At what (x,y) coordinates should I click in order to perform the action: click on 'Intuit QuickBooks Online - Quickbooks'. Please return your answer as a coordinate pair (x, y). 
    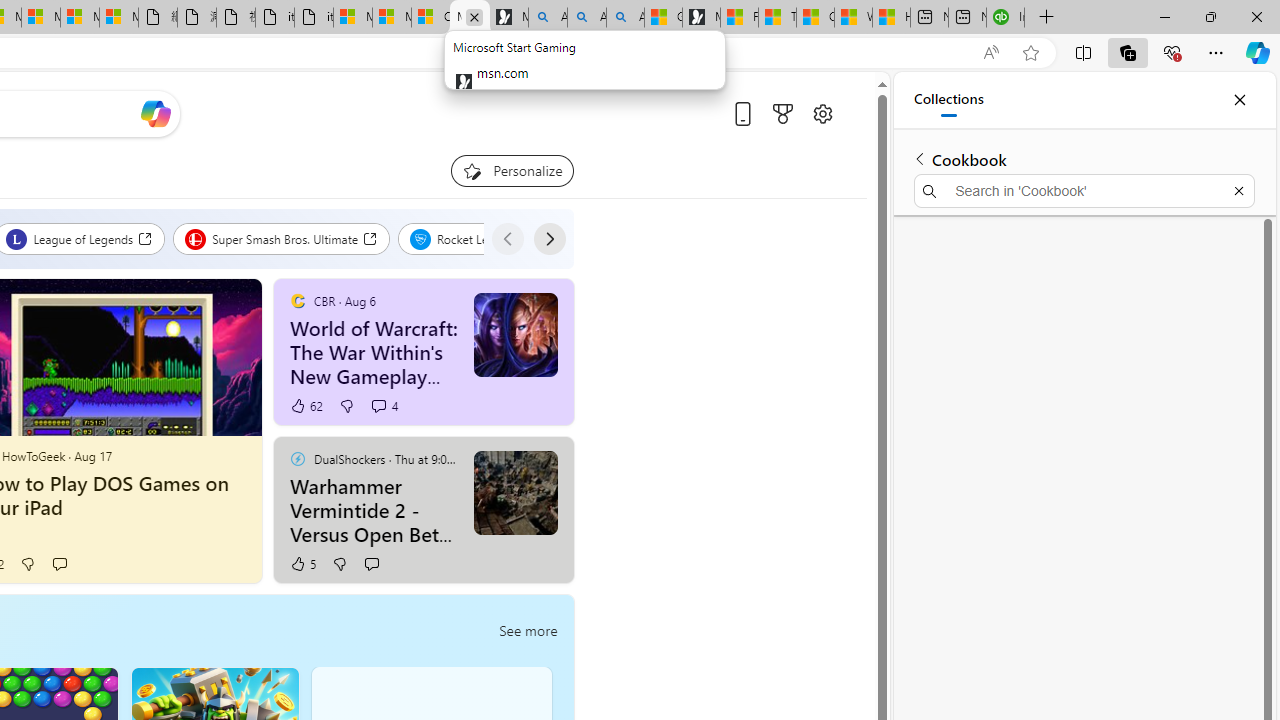
    Looking at the image, I should click on (1005, 17).